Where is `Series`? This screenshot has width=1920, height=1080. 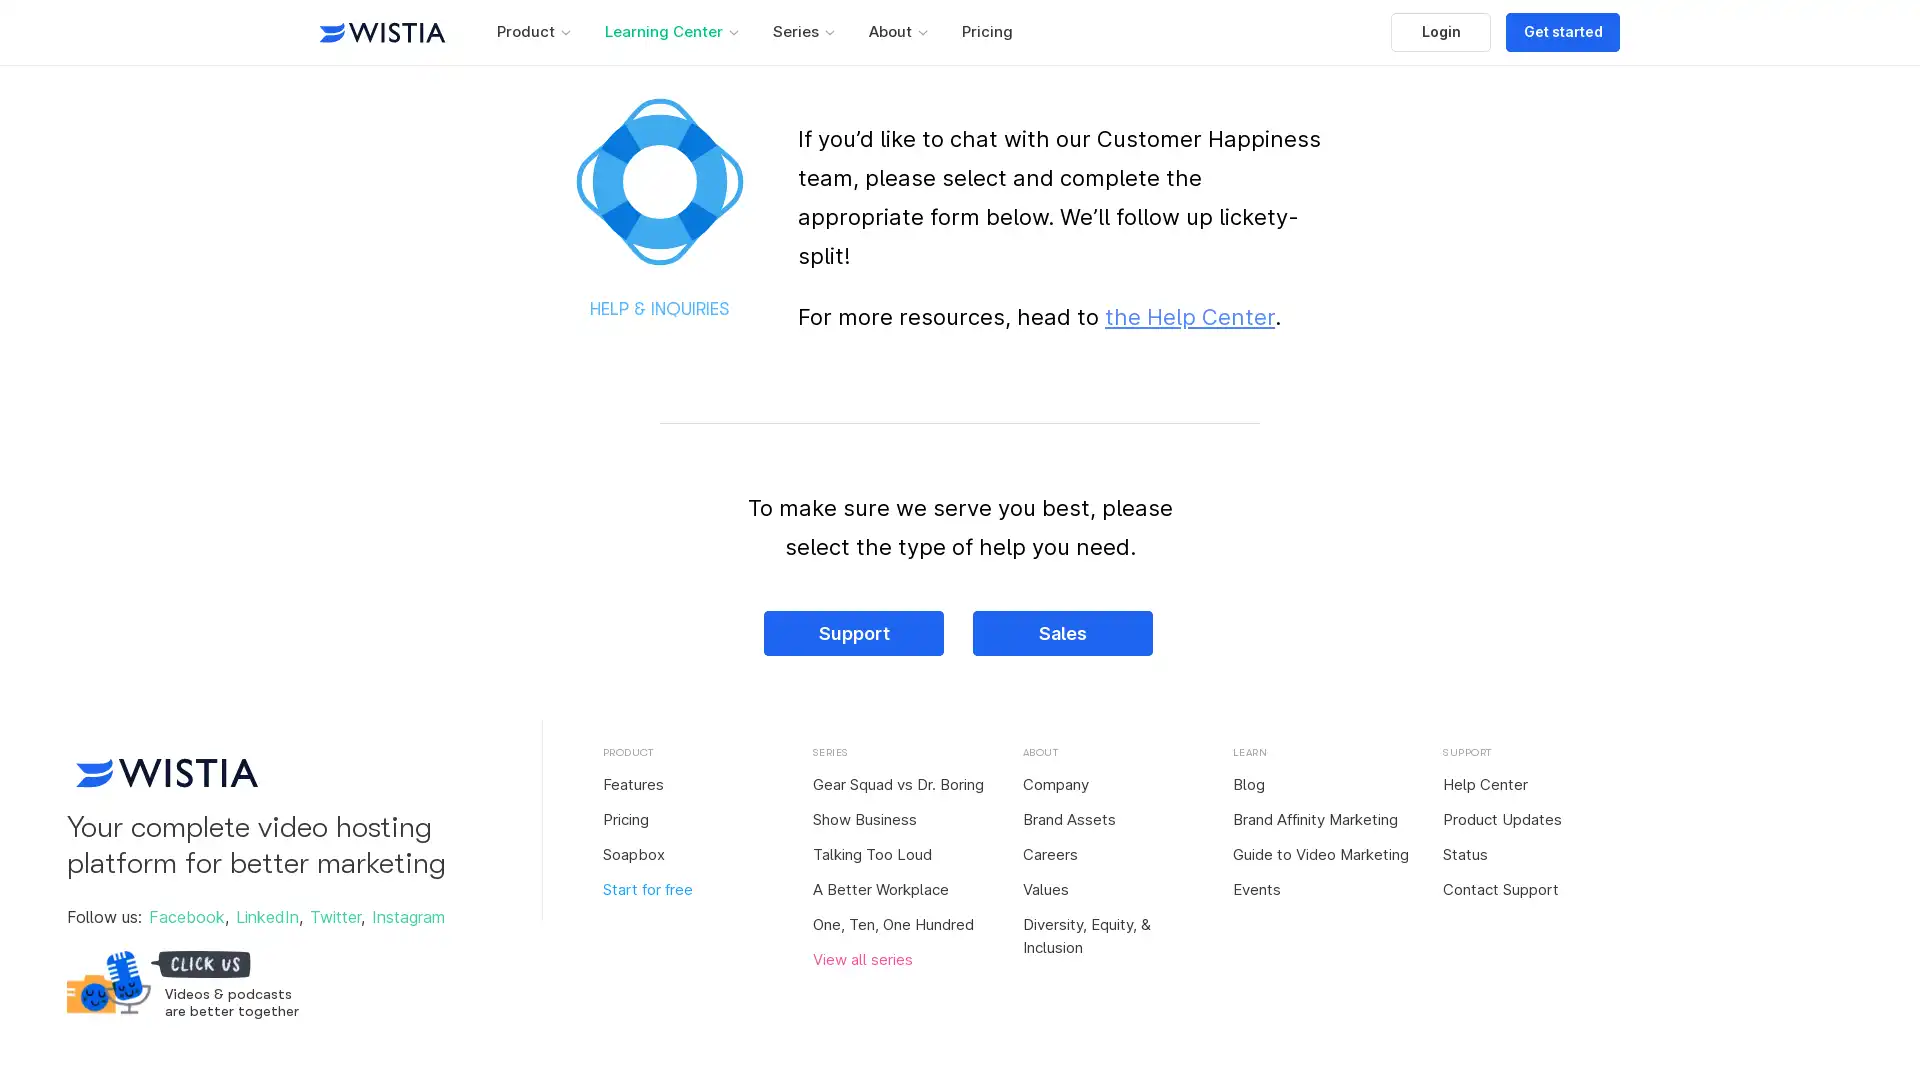
Series is located at coordinates (802, 32).